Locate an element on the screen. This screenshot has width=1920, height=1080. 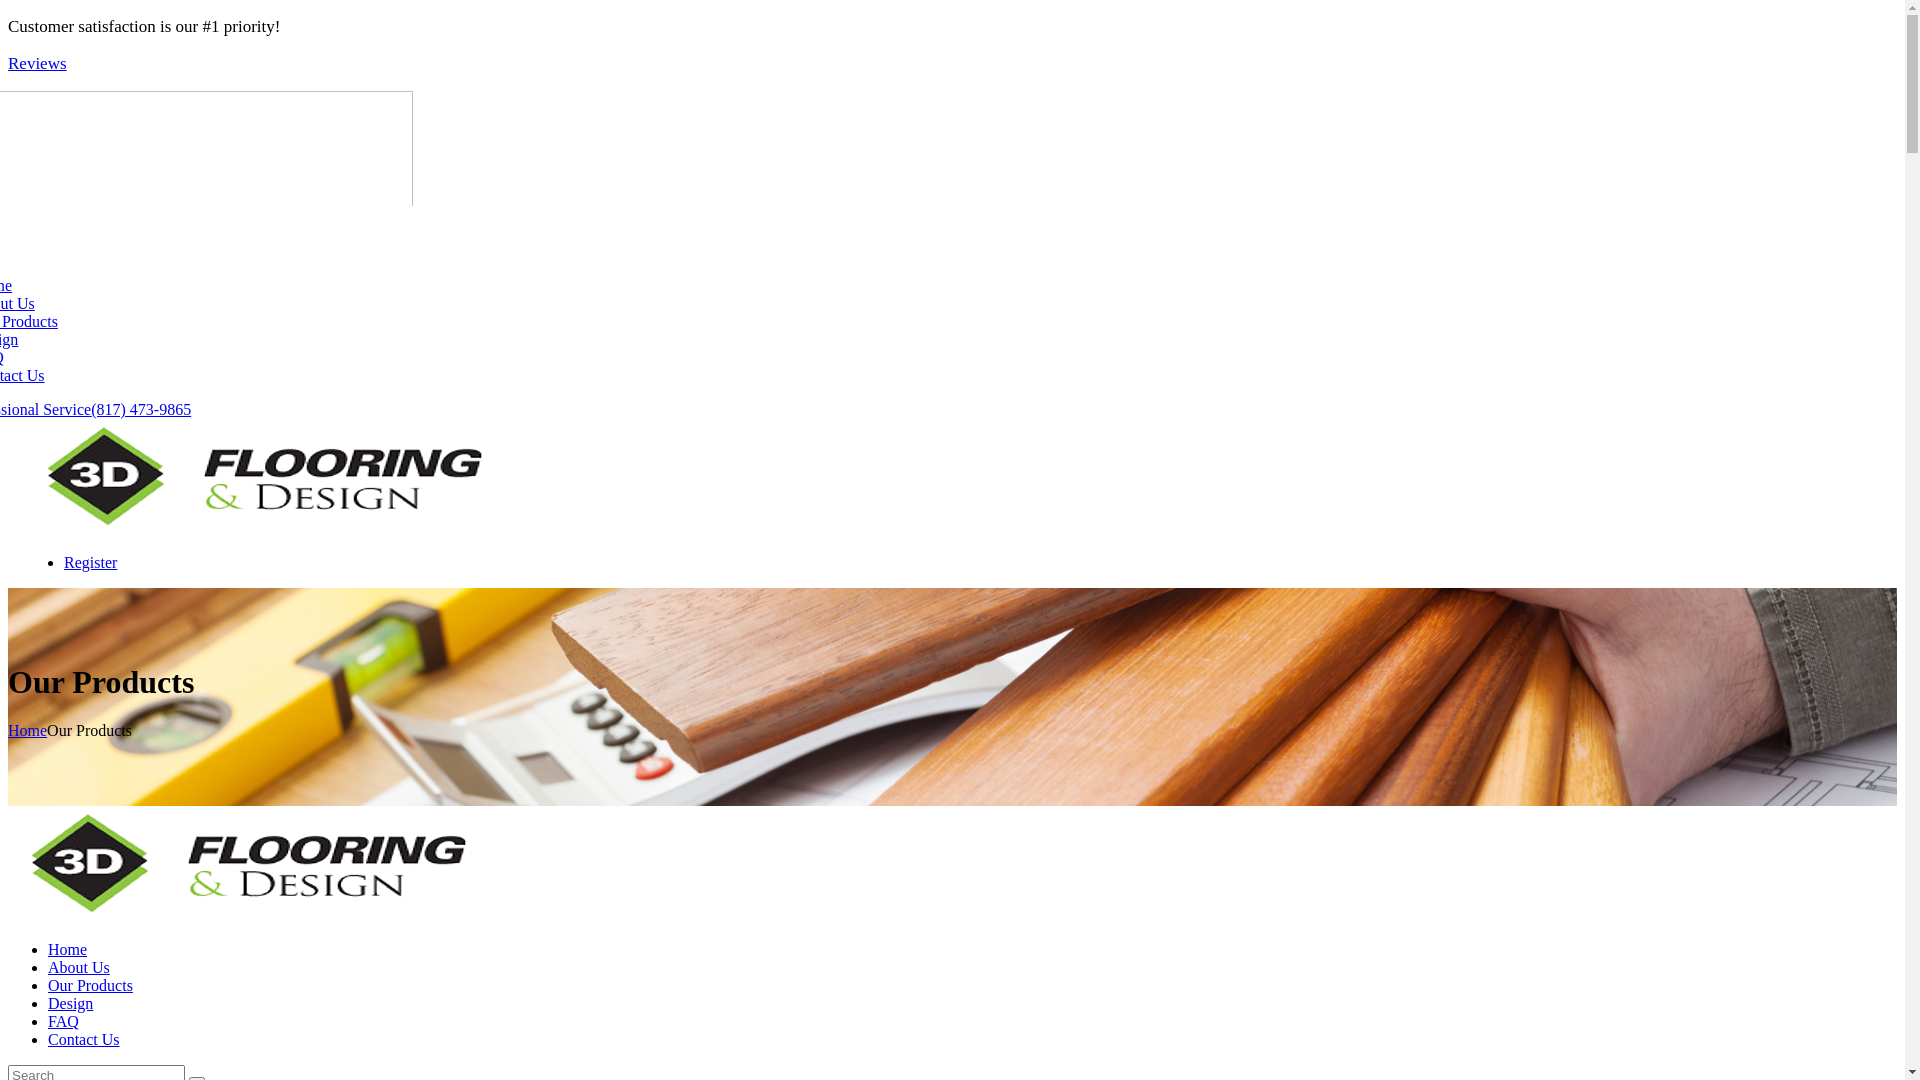
'Our Products' is located at coordinates (48, 984).